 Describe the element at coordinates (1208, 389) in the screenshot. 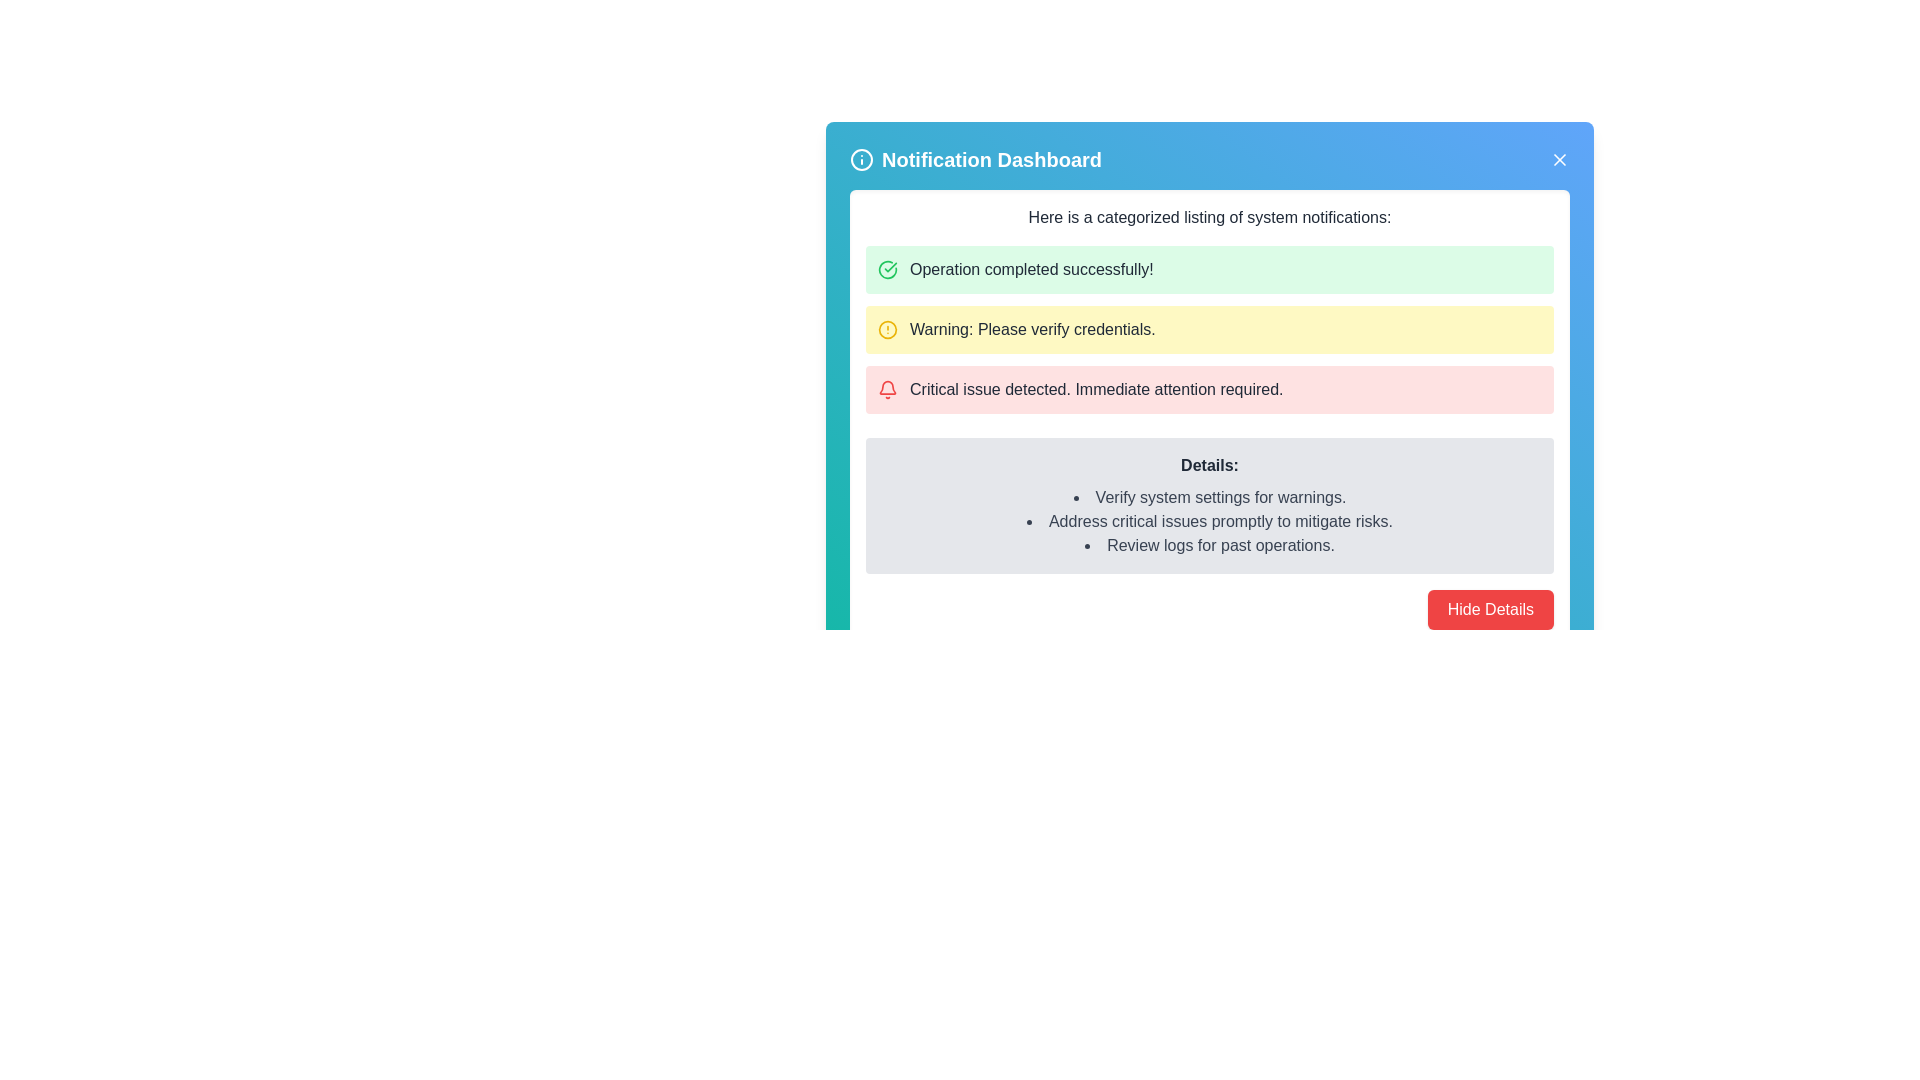

I see `the third notification item in the vertical list that displays a critical notification message, positioned after 'Operation completed successfully!' and 'Warning: Please verify credentials.'` at that location.